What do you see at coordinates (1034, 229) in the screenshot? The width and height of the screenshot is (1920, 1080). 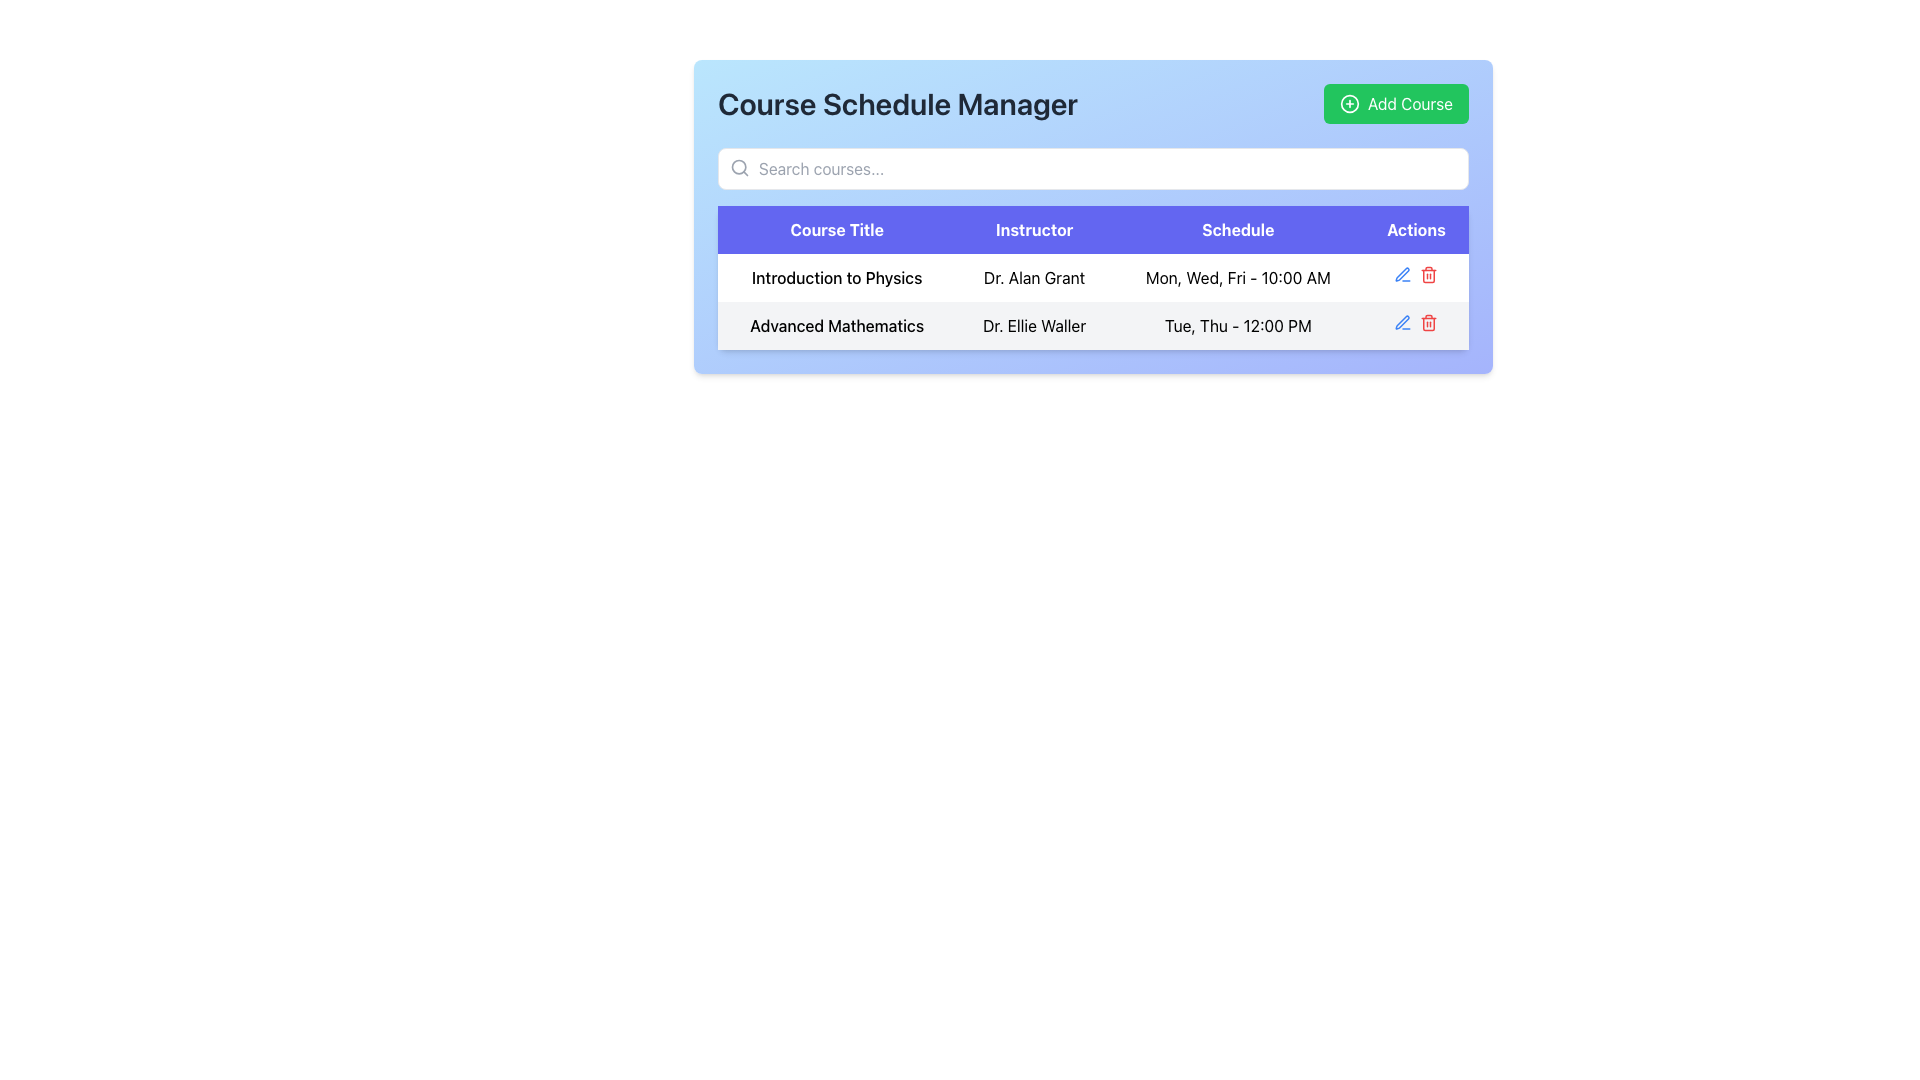 I see `the static text label 'Instructor' column header in the Course Schedule Manager table, which is the second column header between 'Course Title' and 'Schedule'` at bounding box center [1034, 229].